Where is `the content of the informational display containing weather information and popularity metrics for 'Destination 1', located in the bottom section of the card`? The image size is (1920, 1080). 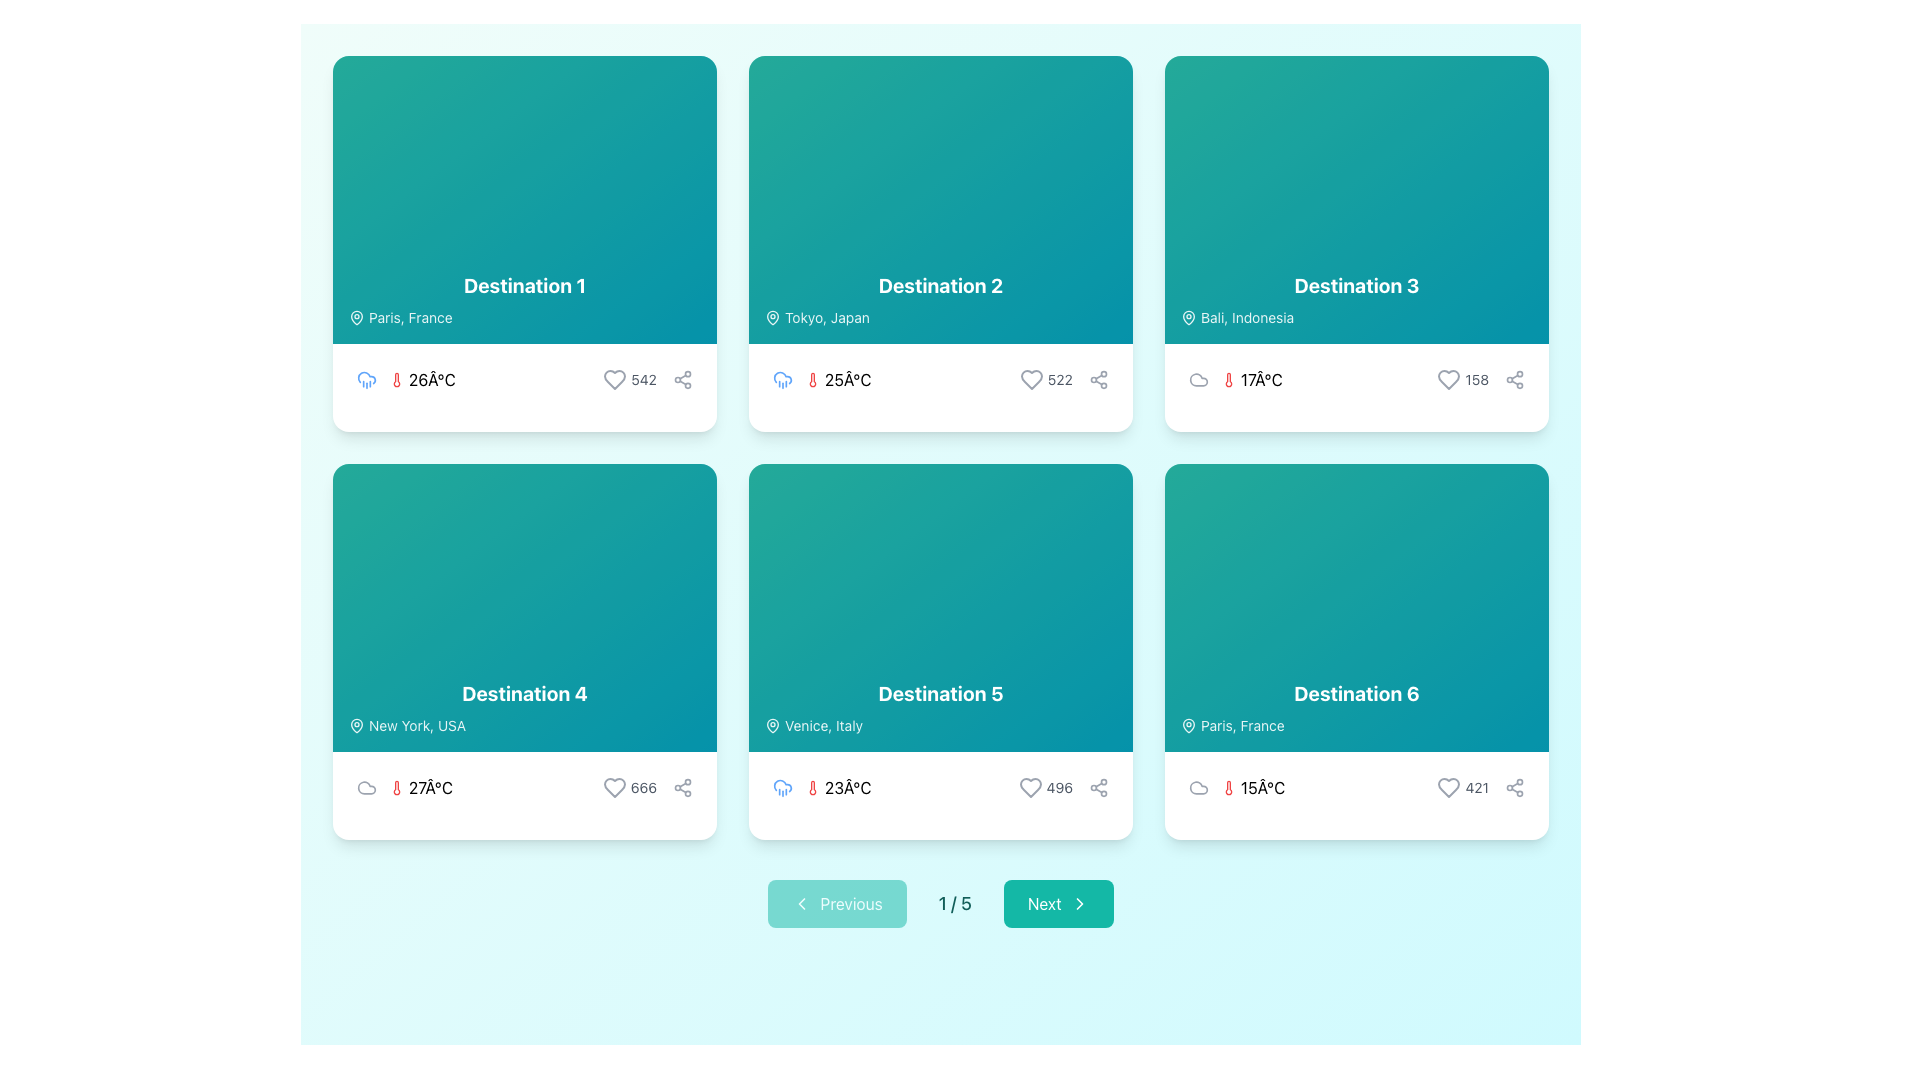 the content of the informational display containing weather information and popularity metrics for 'Destination 1', located in the bottom section of the card is located at coordinates (524, 380).